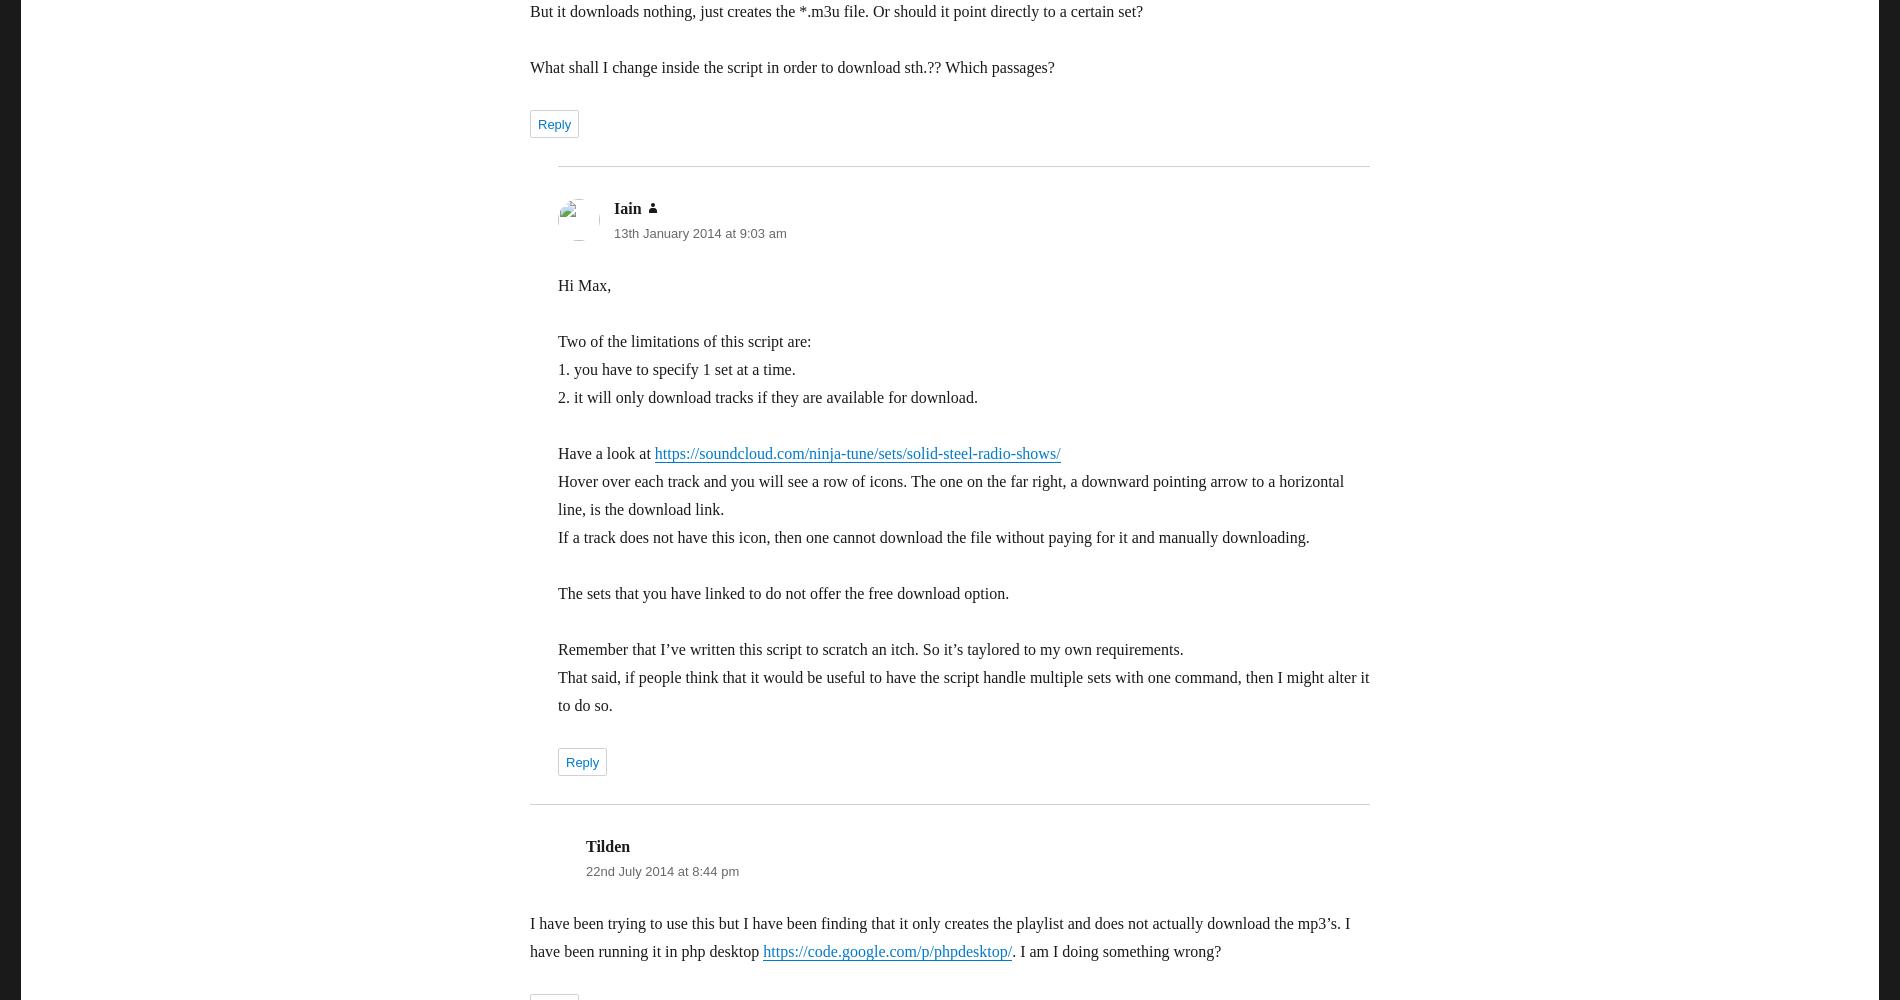 This screenshot has height=1000, width=1900. Describe the element at coordinates (684, 340) in the screenshot. I see `'Two of the limitations of this script are:'` at that location.